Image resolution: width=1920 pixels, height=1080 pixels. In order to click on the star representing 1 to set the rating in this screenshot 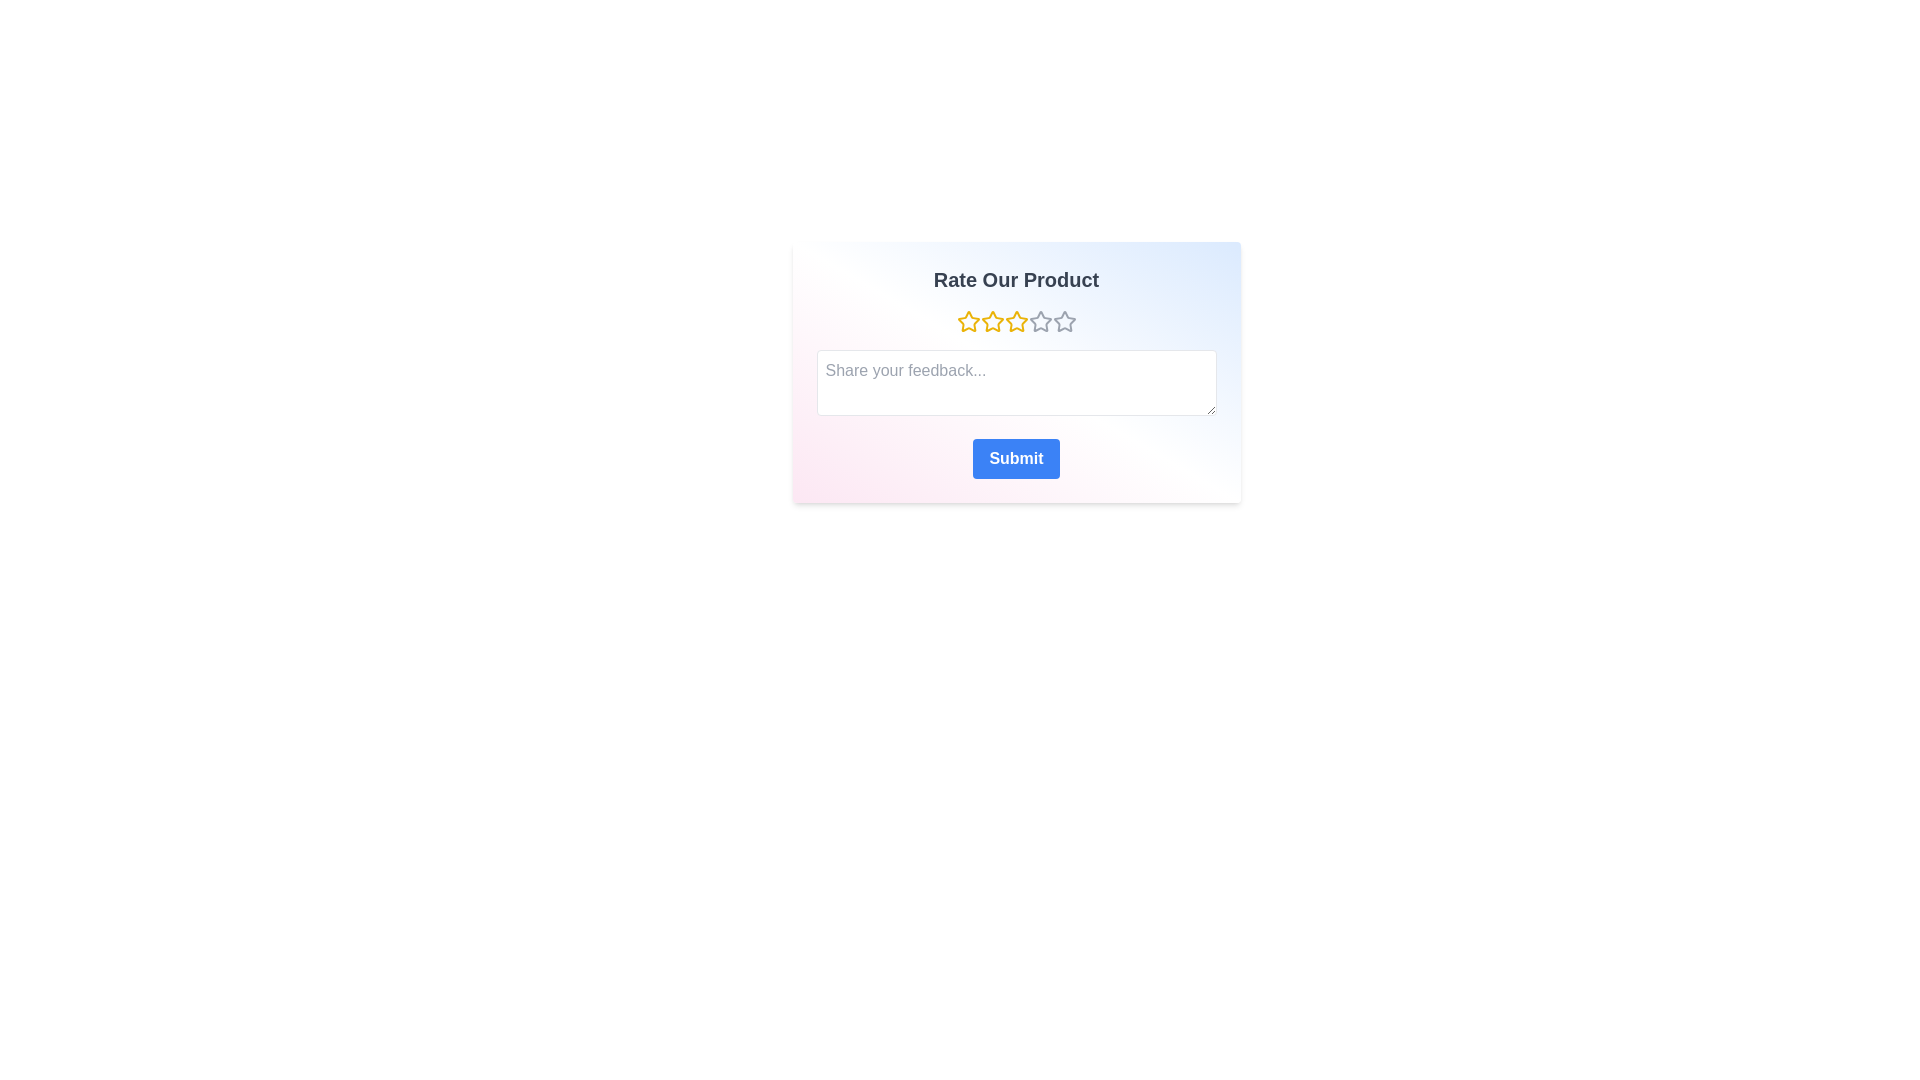, I will do `click(968, 320)`.